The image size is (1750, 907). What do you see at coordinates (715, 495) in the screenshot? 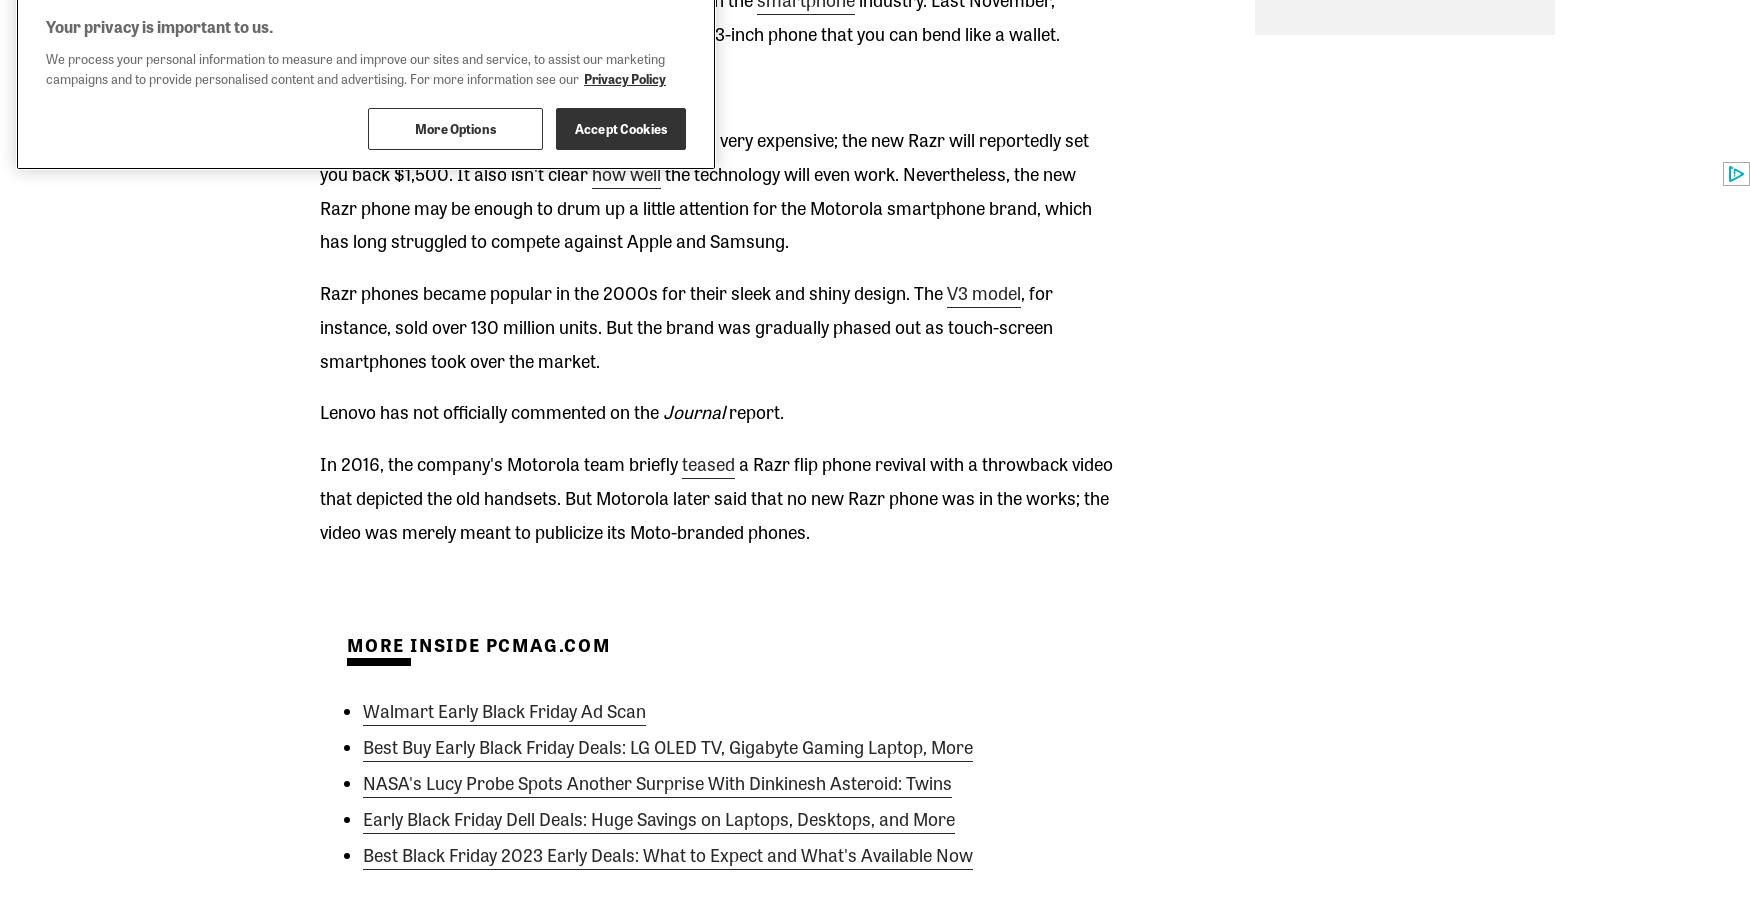
I see `'a Razr flip phone revival with a throwback video that depicted the old handsets. But Motorola later said that no new Razr phone was in the works; the video was merely meant to publicize its Moto-branded phones.'` at bounding box center [715, 495].